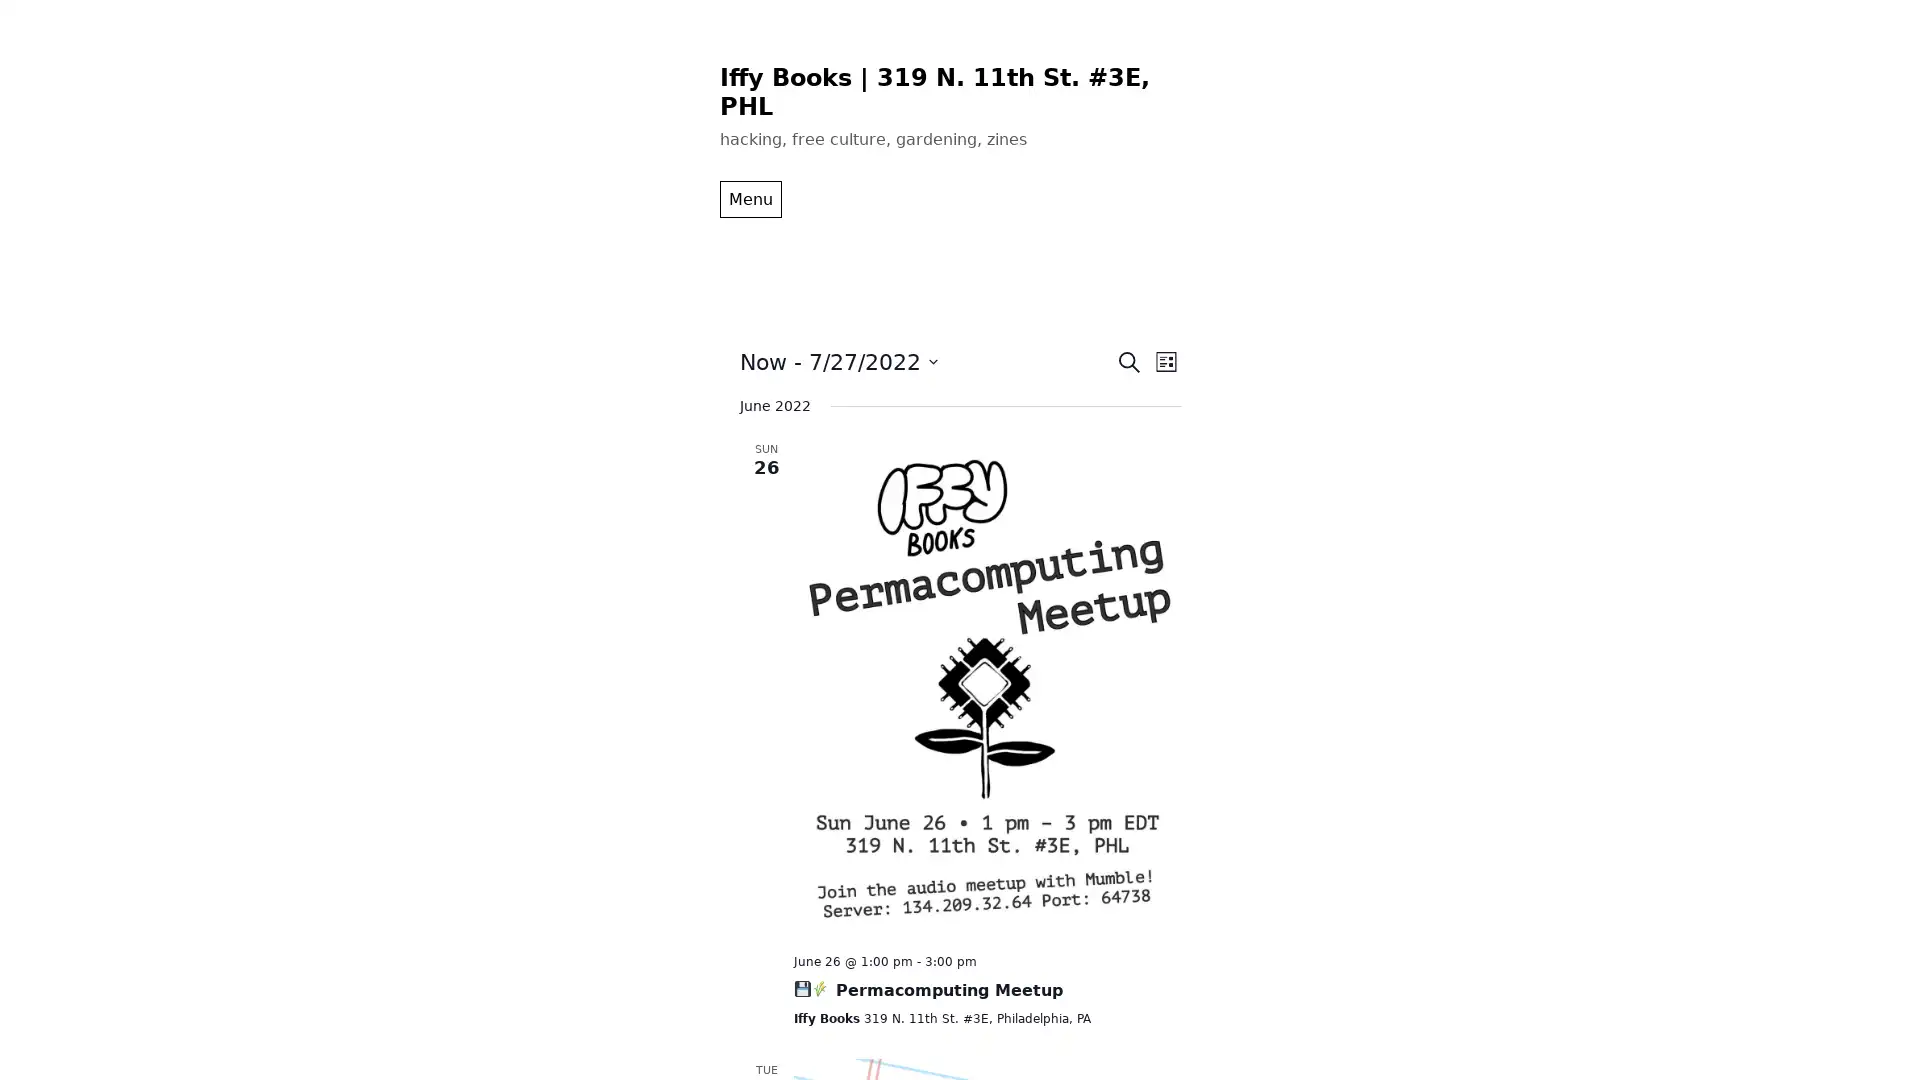  What do you see at coordinates (838, 361) in the screenshot?
I see `Click to toggle datepicker` at bounding box center [838, 361].